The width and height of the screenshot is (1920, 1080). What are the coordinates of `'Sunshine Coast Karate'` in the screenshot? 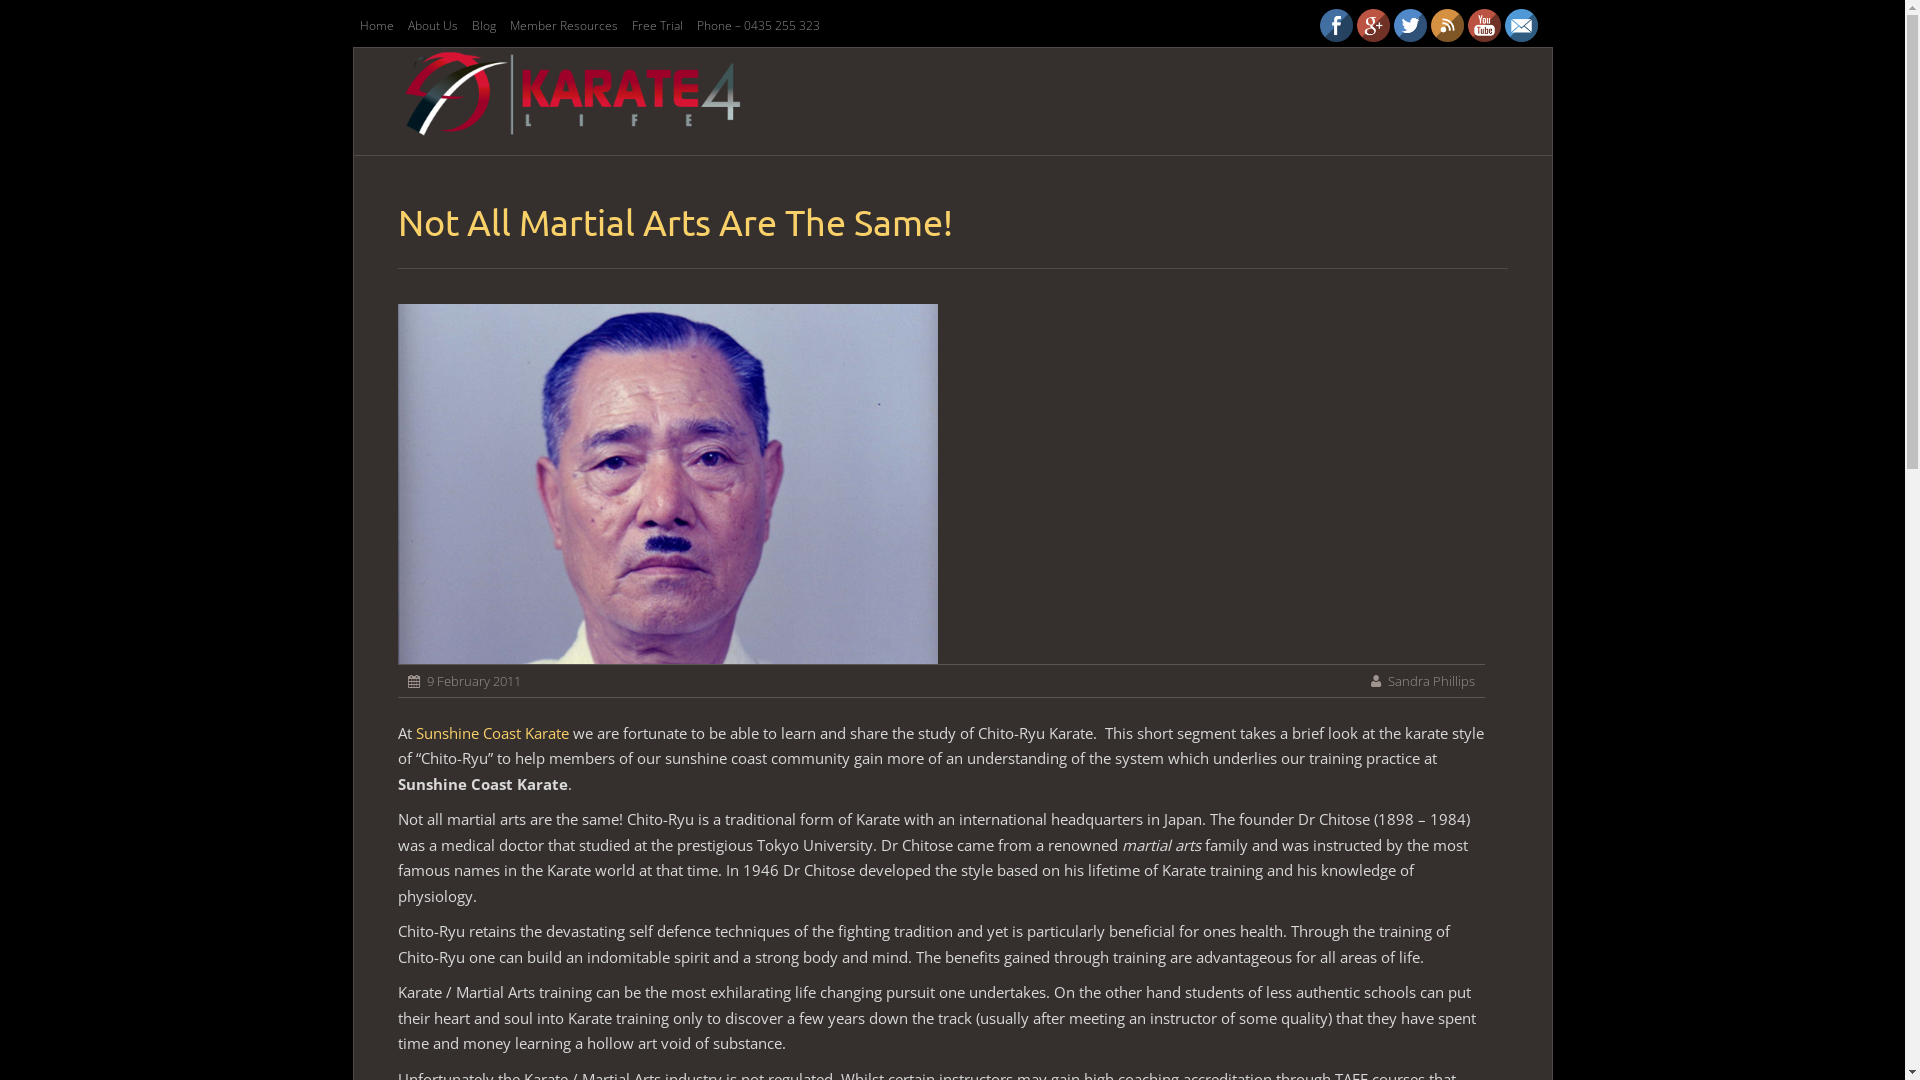 It's located at (492, 732).